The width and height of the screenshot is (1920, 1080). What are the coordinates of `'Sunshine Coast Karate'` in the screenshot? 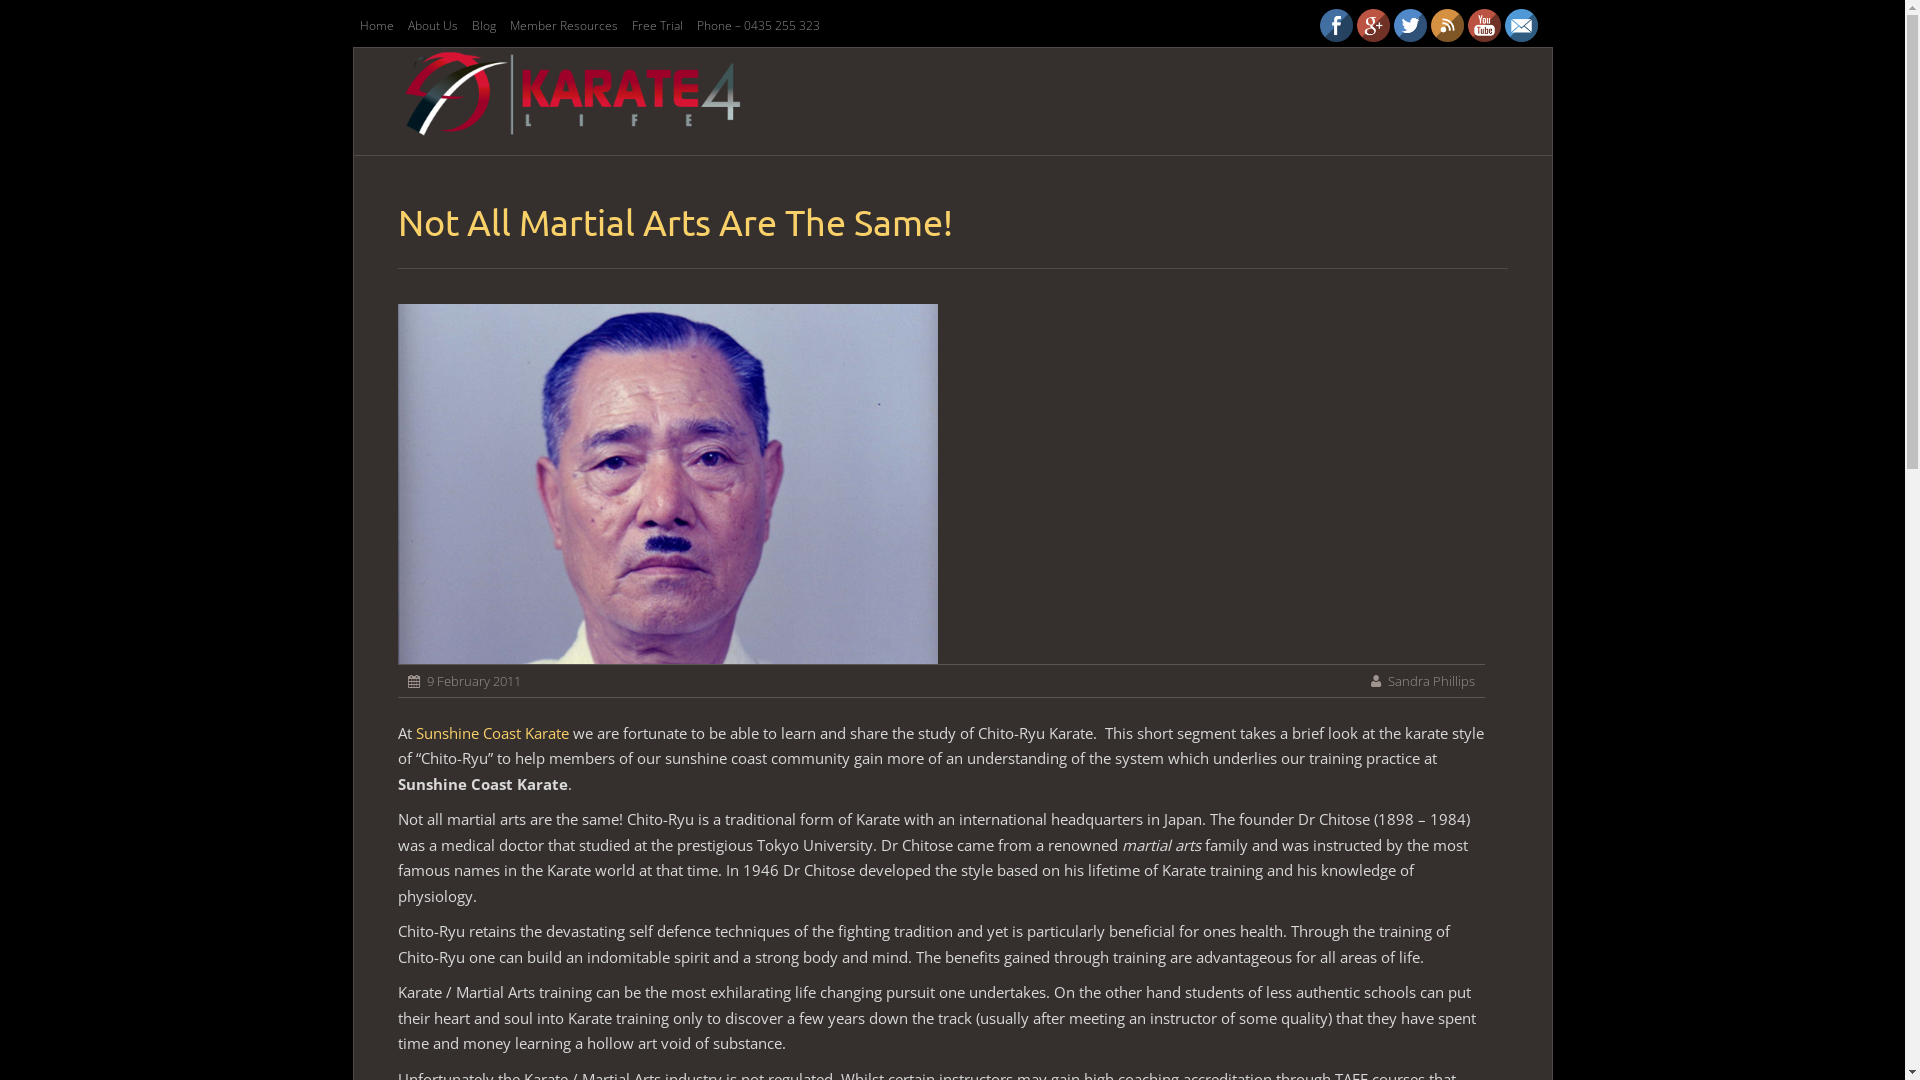 It's located at (492, 732).